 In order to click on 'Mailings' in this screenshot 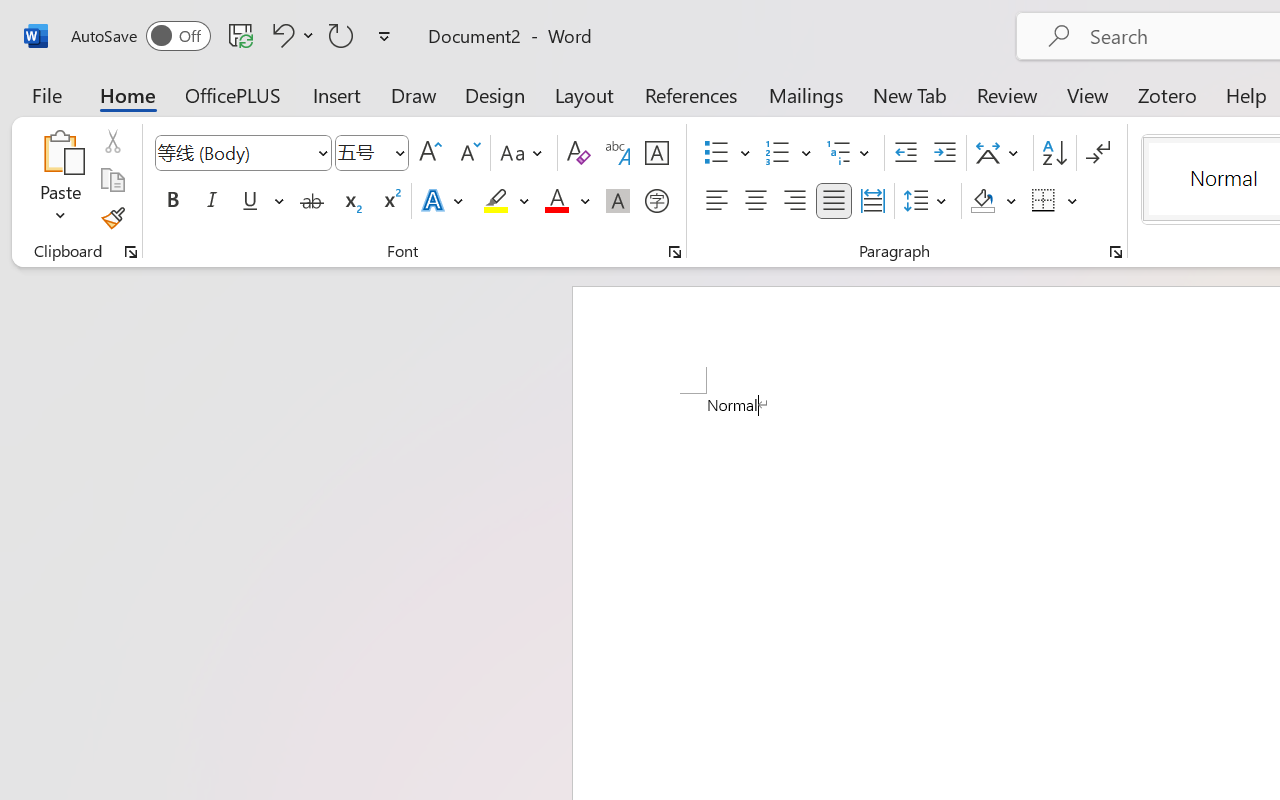, I will do `click(806, 94)`.